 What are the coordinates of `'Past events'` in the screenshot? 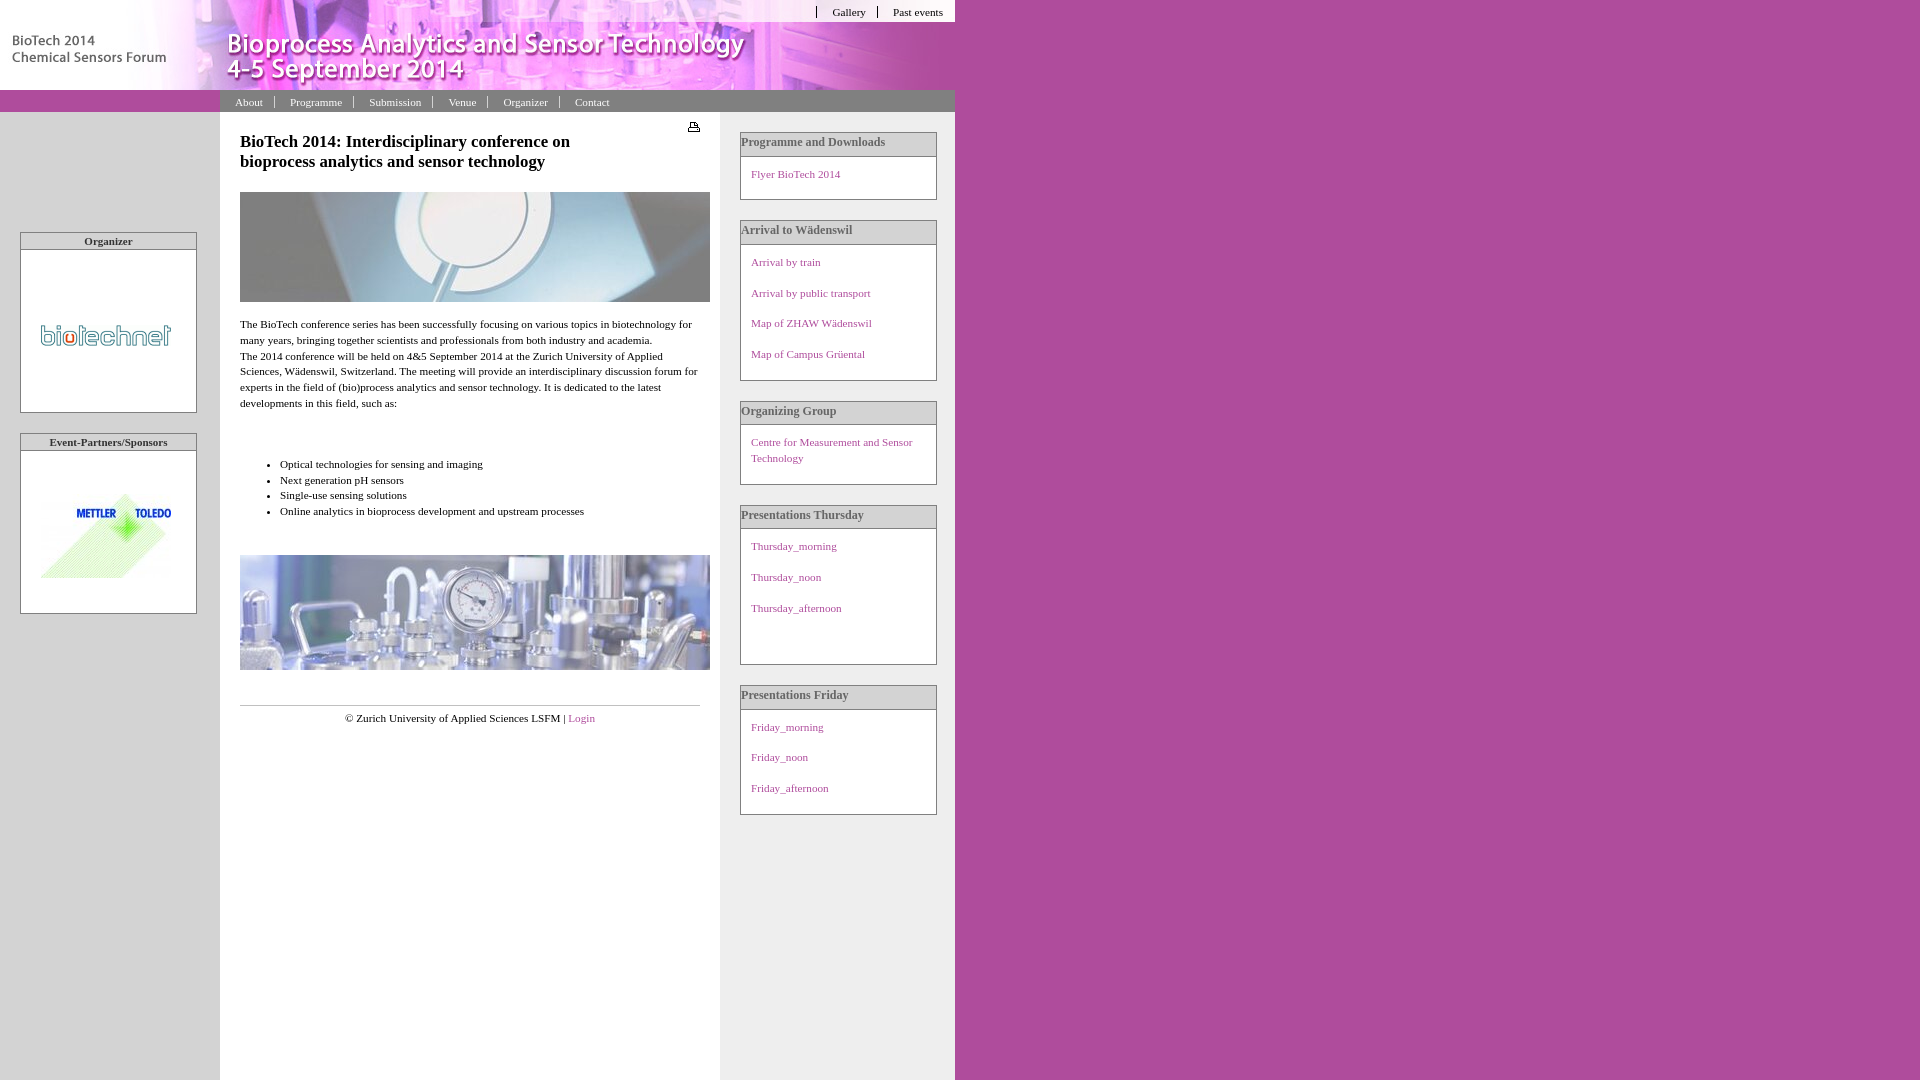 It's located at (912, 11).